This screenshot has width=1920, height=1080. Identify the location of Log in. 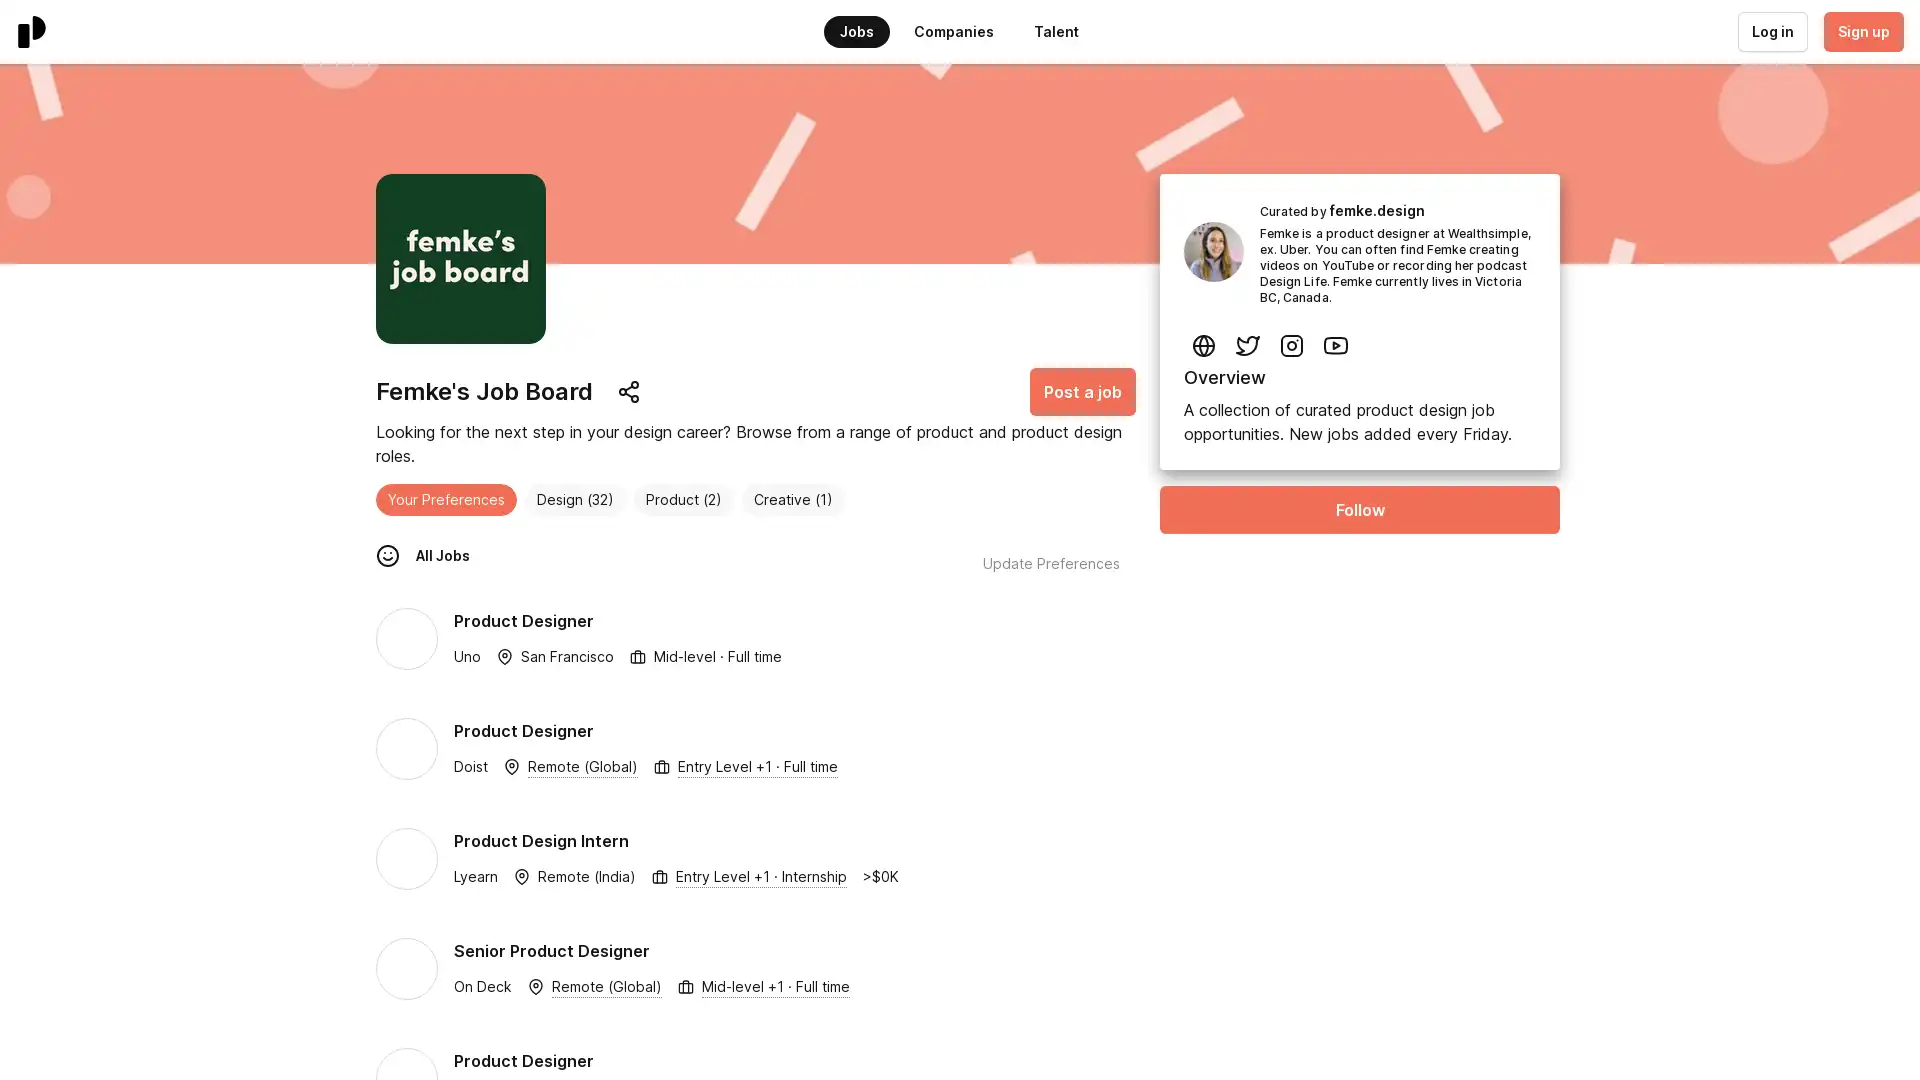
(1771, 31).